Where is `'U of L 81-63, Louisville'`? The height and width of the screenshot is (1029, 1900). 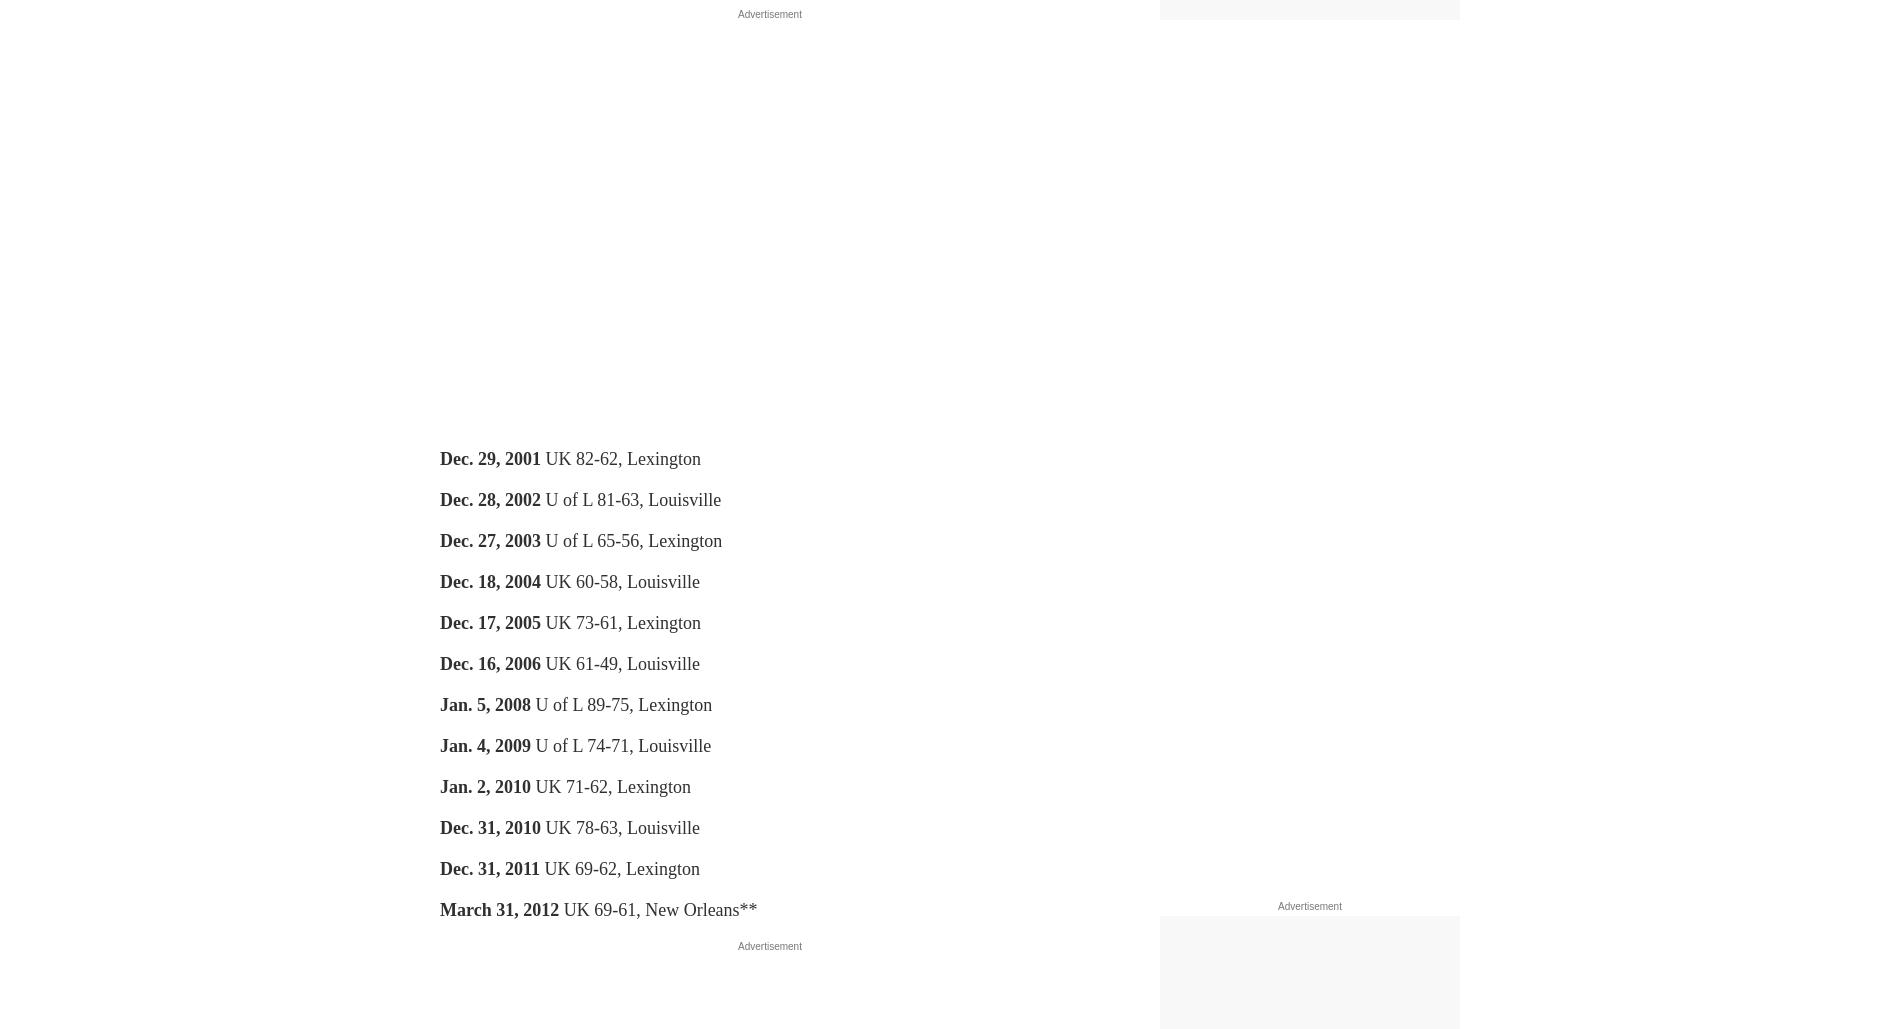 'U of L 81-63, Louisville' is located at coordinates (630, 499).